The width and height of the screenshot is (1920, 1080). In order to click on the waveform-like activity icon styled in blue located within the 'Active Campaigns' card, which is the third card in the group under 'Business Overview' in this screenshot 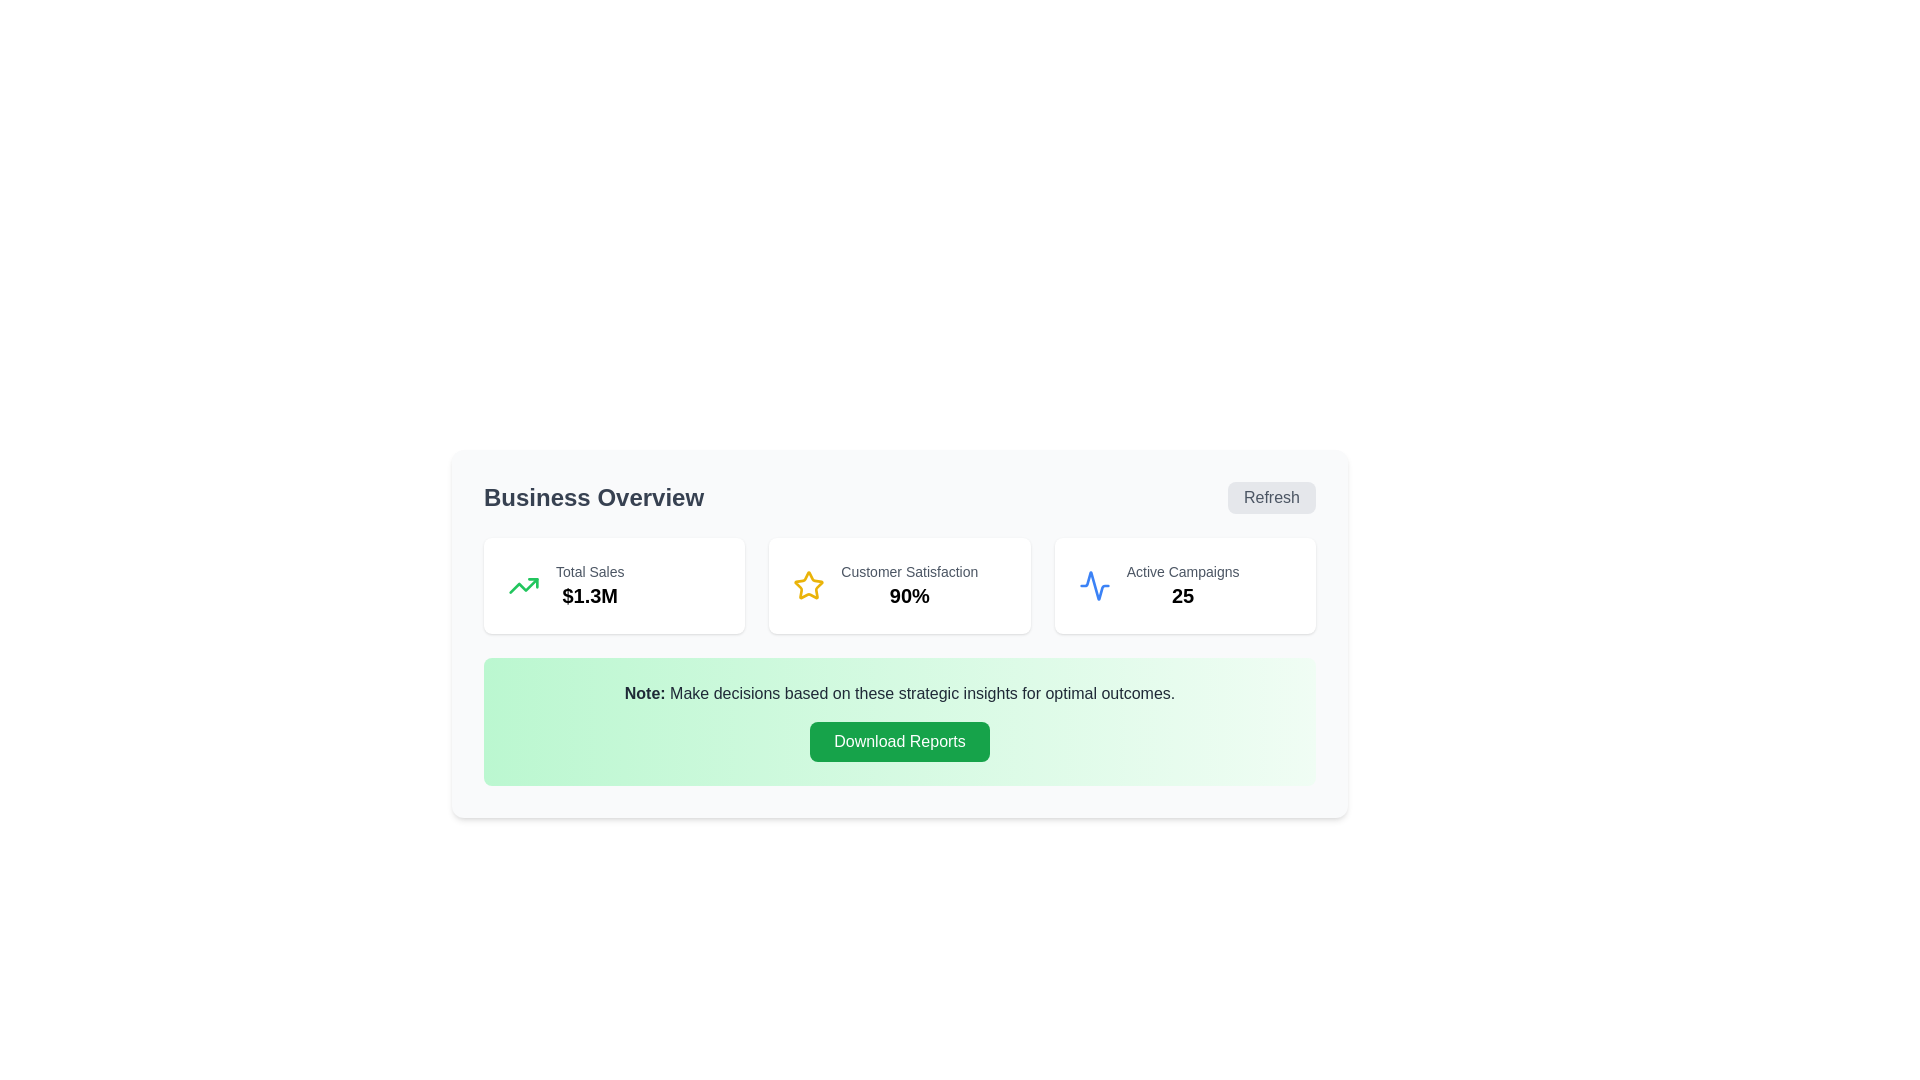, I will do `click(1093, 585)`.